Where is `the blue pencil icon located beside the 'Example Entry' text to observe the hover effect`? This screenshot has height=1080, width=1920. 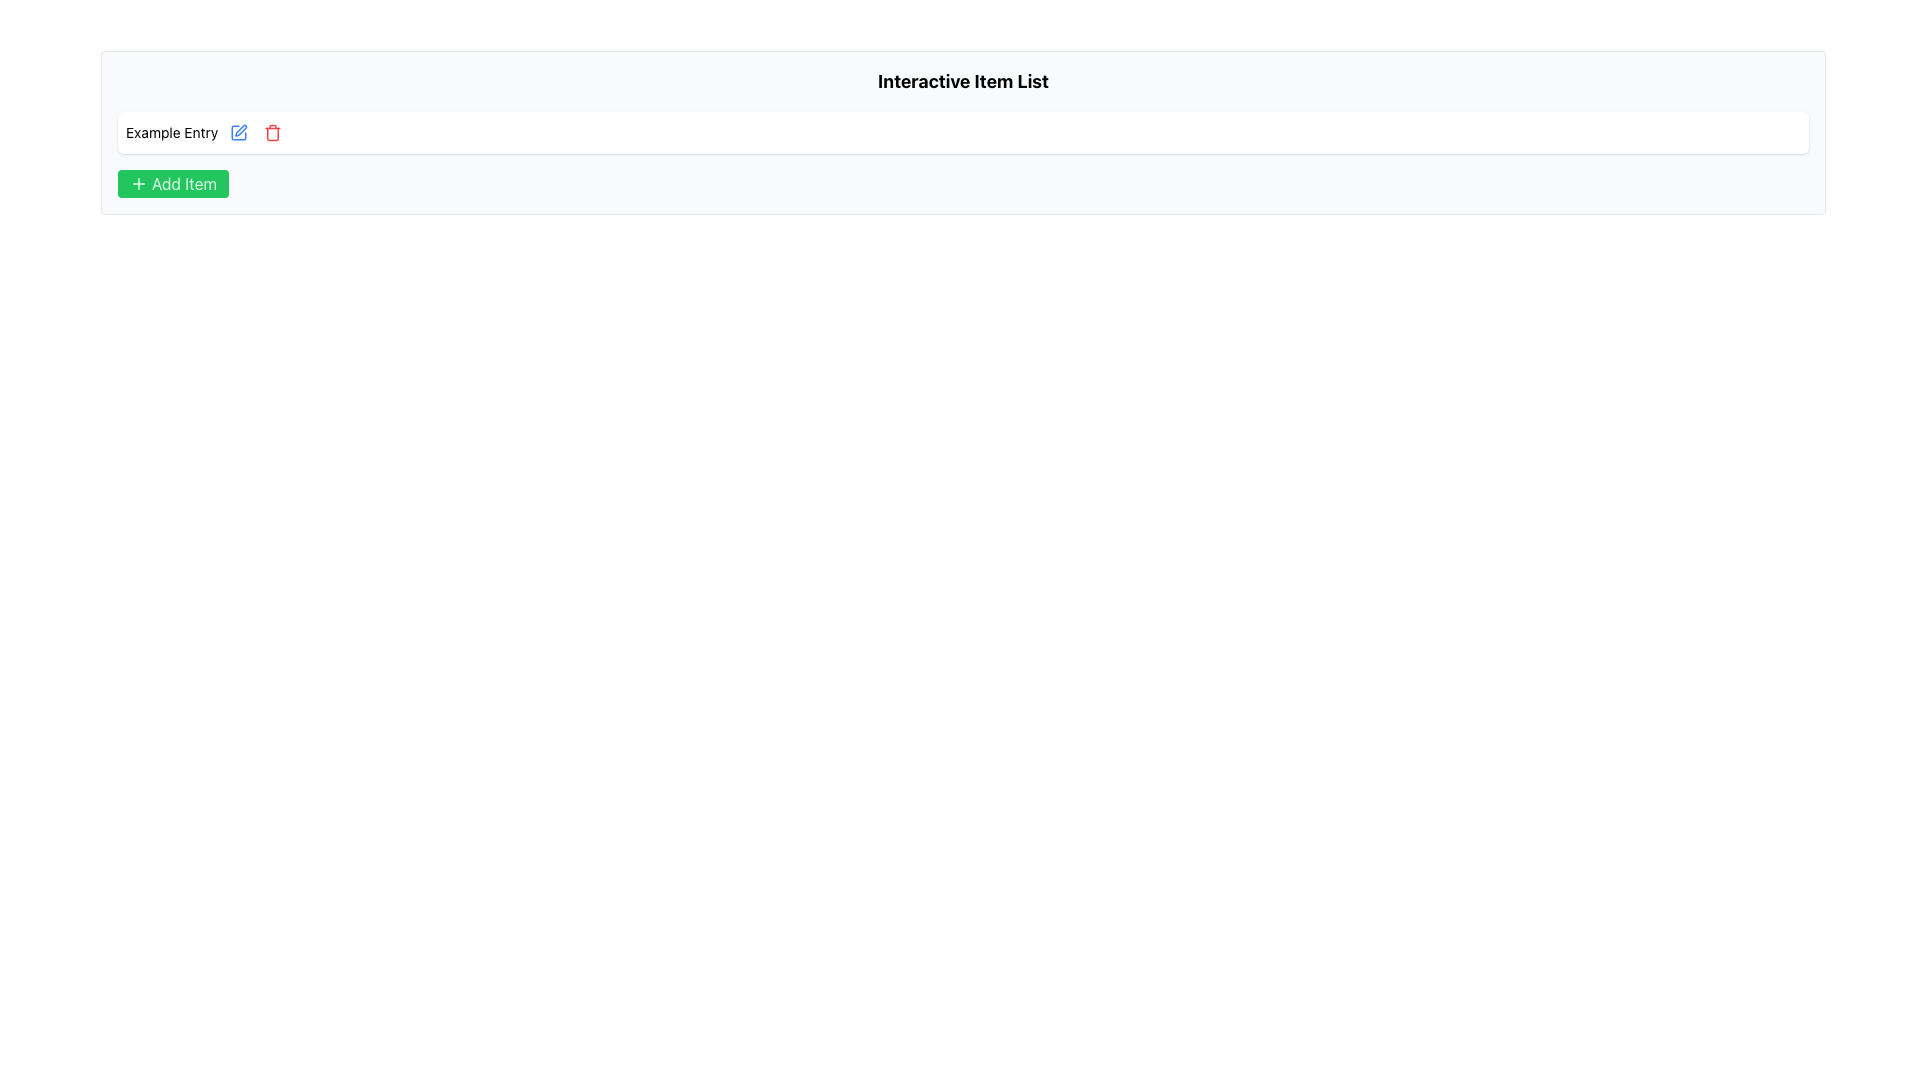
the blue pencil icon located beside the 'Example Entry' text to observe the hover effect is located at coordinates (239, 132).